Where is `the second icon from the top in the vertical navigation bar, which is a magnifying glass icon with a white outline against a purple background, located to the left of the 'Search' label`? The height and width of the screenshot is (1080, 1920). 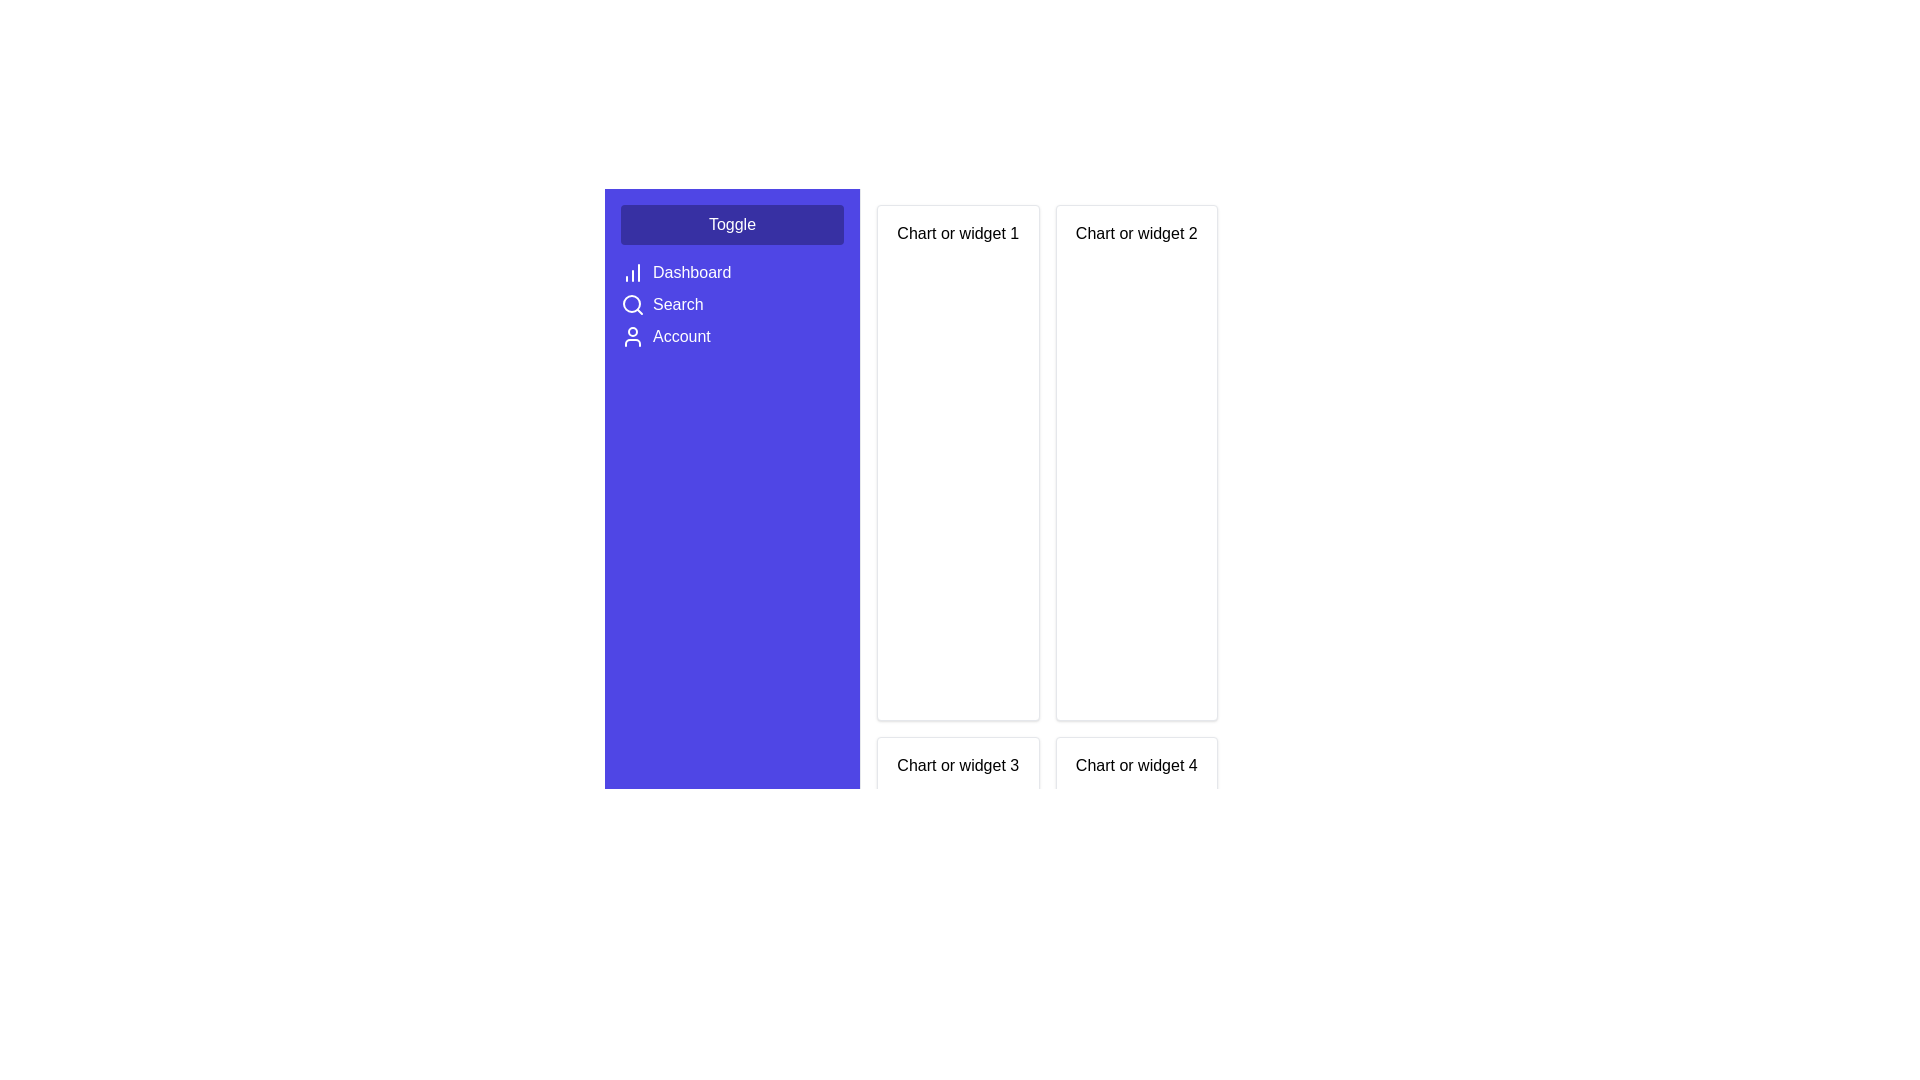
the second icon from the top in the vertical navigation bar, which is a magnifying glass icon with a white outline against a purple background, located to the left of the 'Search' label is located at coordinates (632, 304).